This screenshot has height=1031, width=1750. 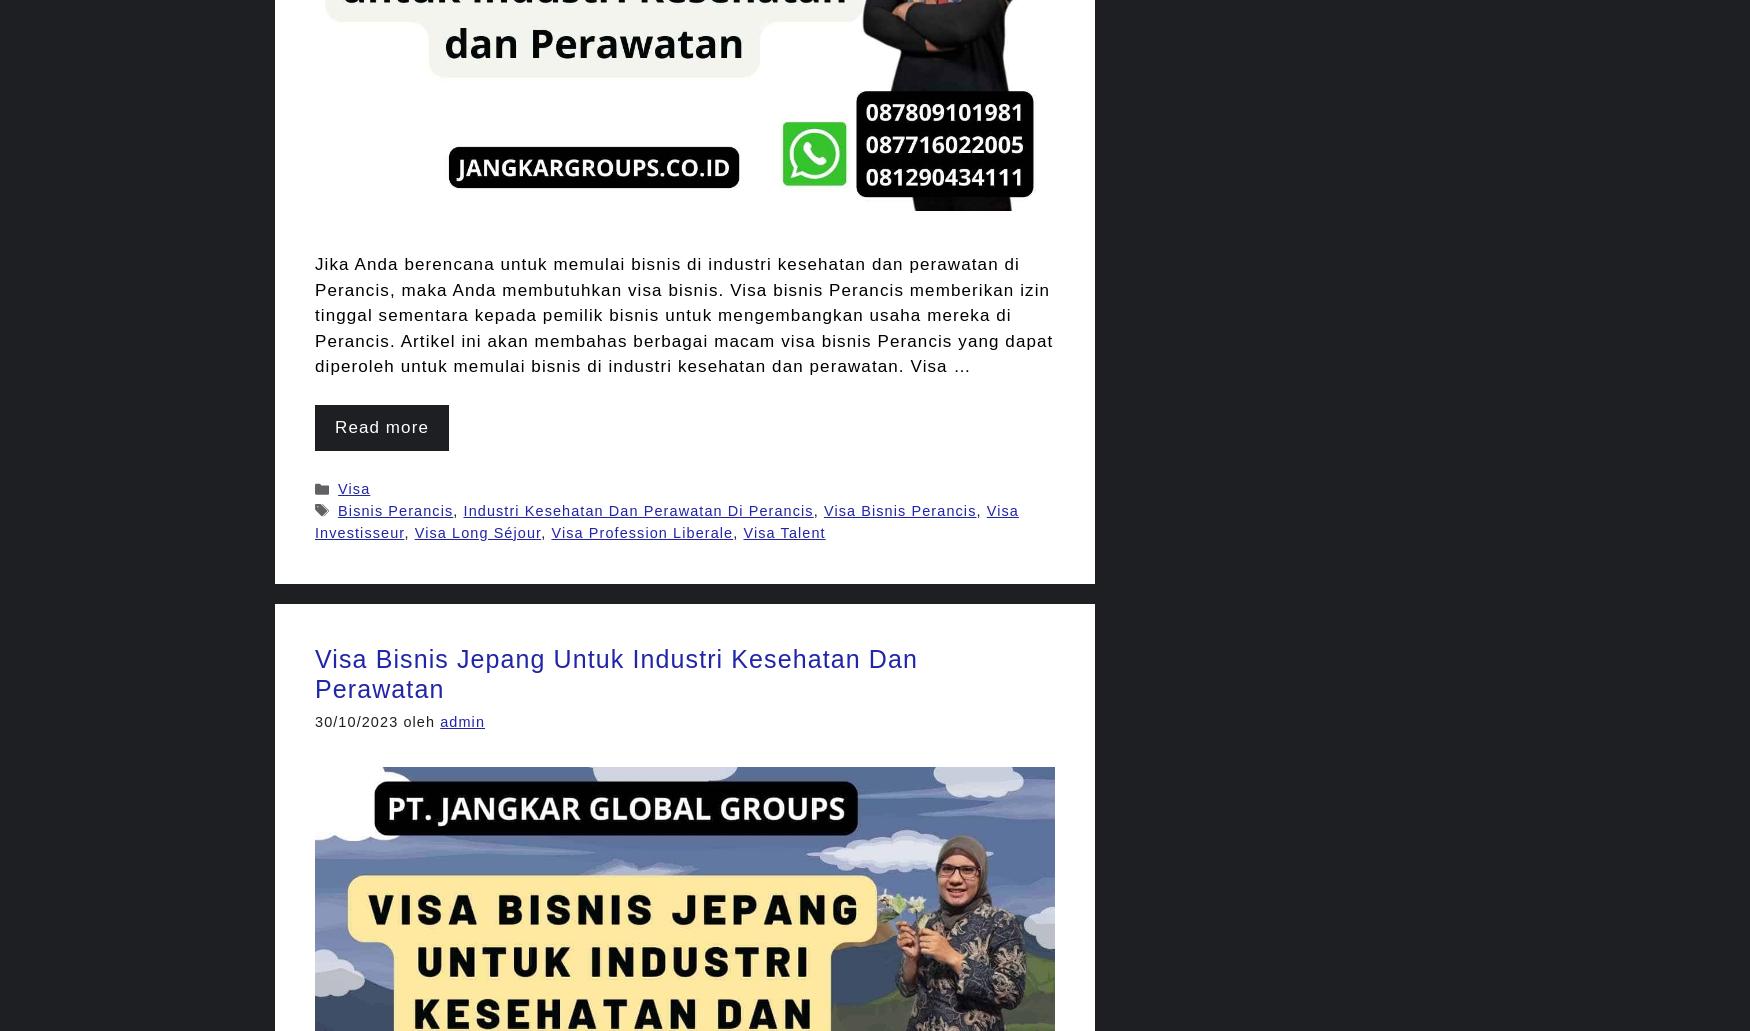 What do you see at coordinates (356, 720) in the screenshot?
I see `'30/10/2023'` at bounding box center [356, 720].